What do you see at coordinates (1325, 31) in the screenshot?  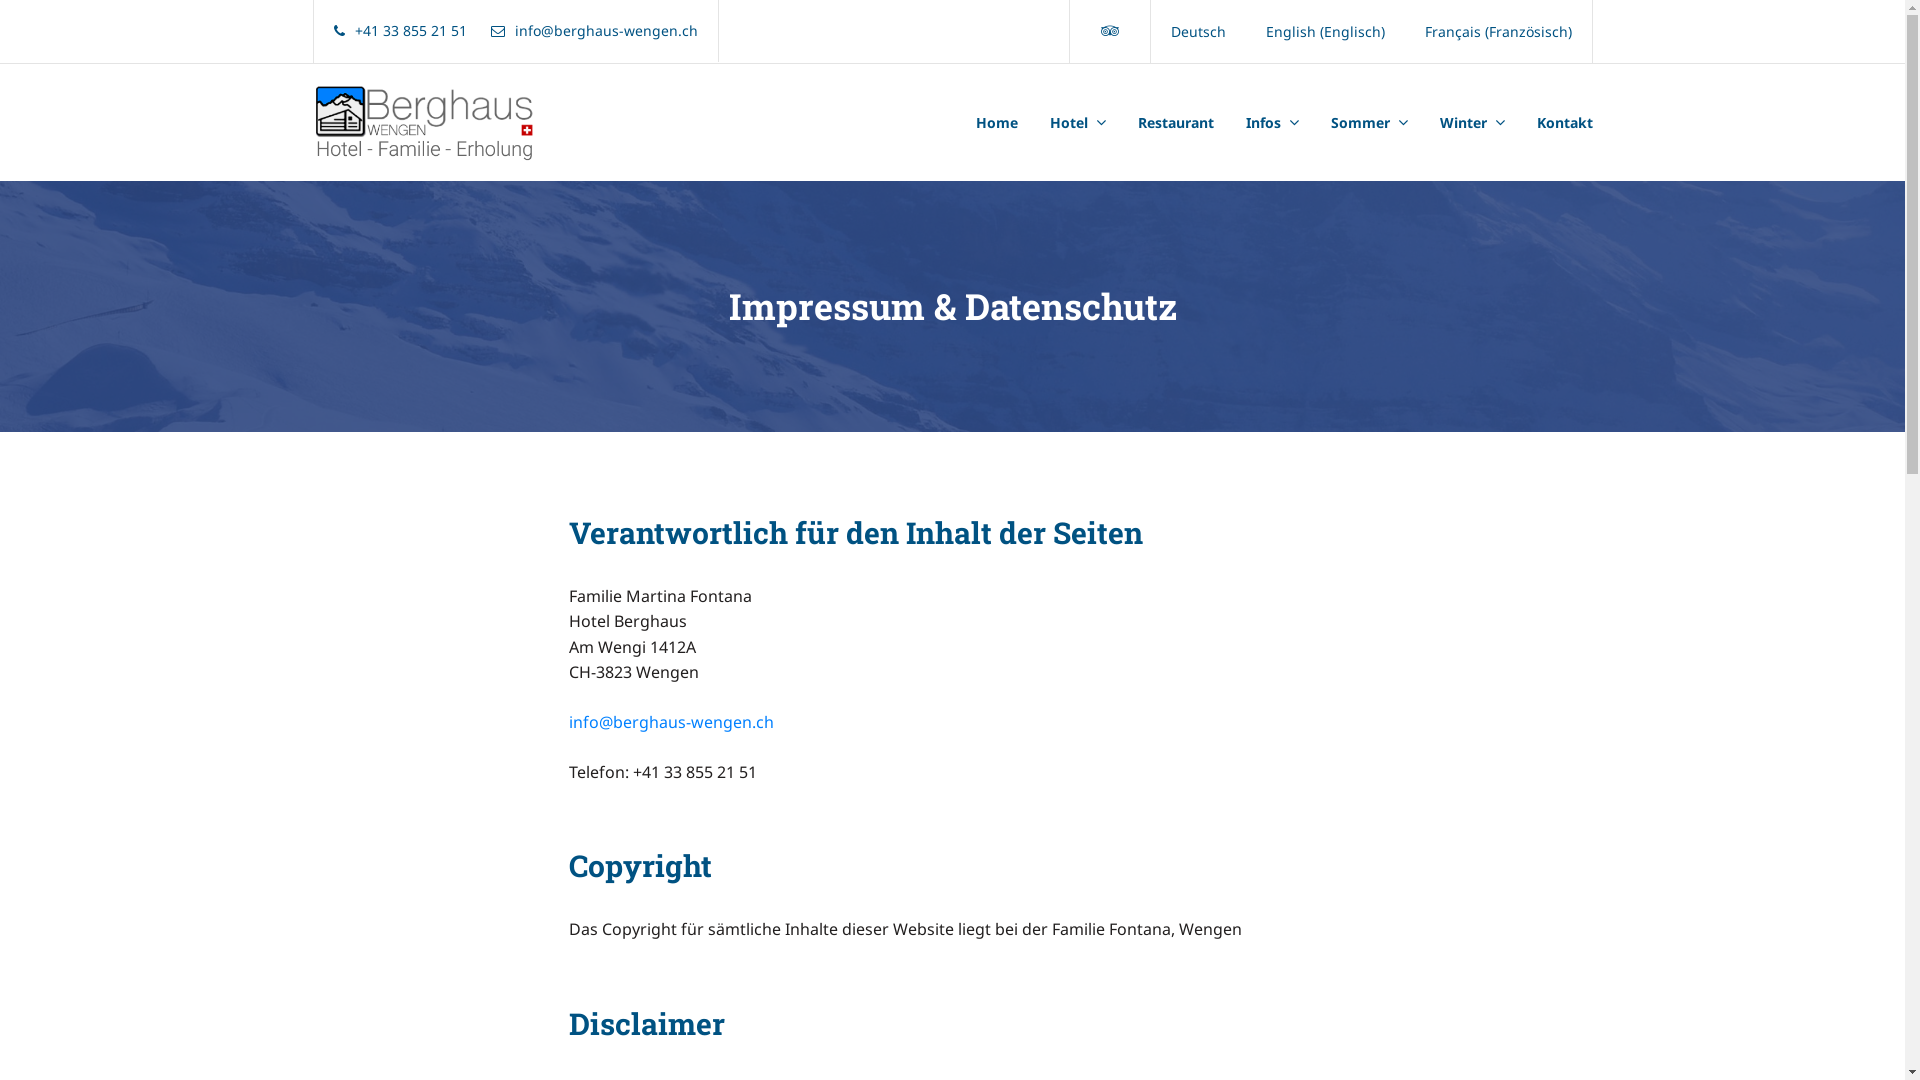 I see `'English (Englisch)'` at bounding box center [1325, 31].